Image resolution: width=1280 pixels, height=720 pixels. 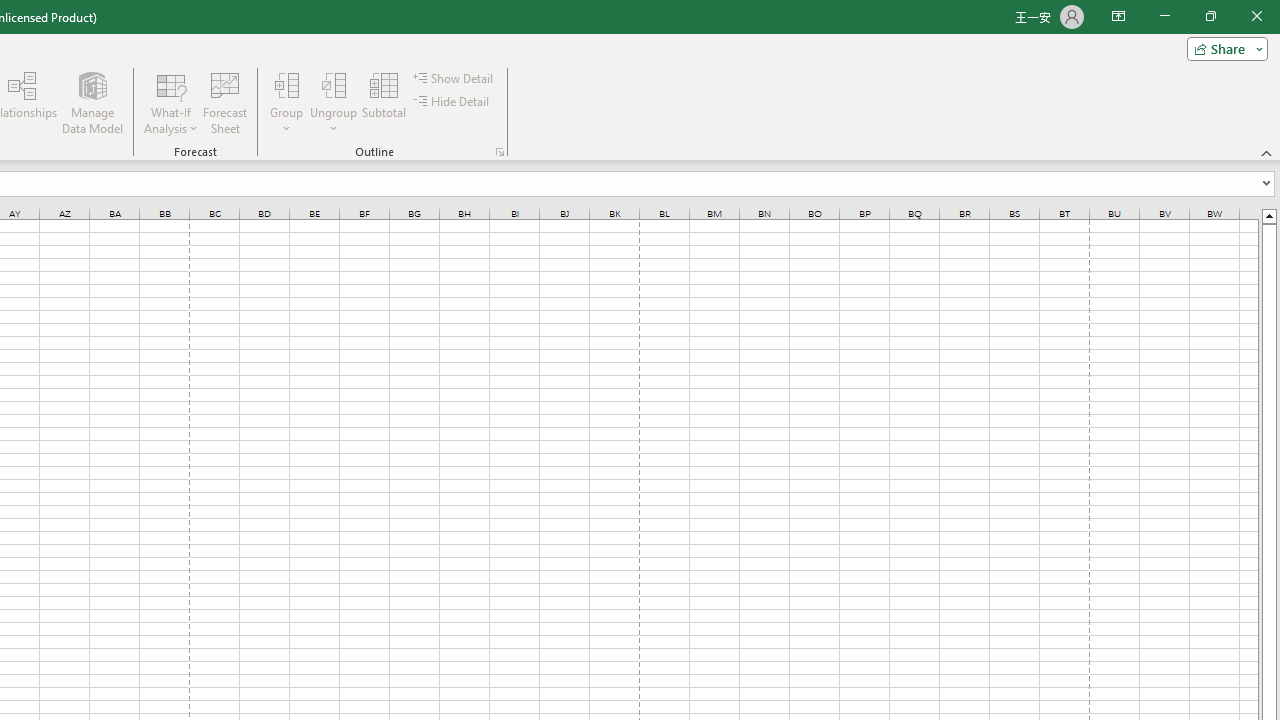 What do you see at coordinates (225, 103) in the screenshot?
I see `'Forecast Sheet'` at bounding box center [225, 103].